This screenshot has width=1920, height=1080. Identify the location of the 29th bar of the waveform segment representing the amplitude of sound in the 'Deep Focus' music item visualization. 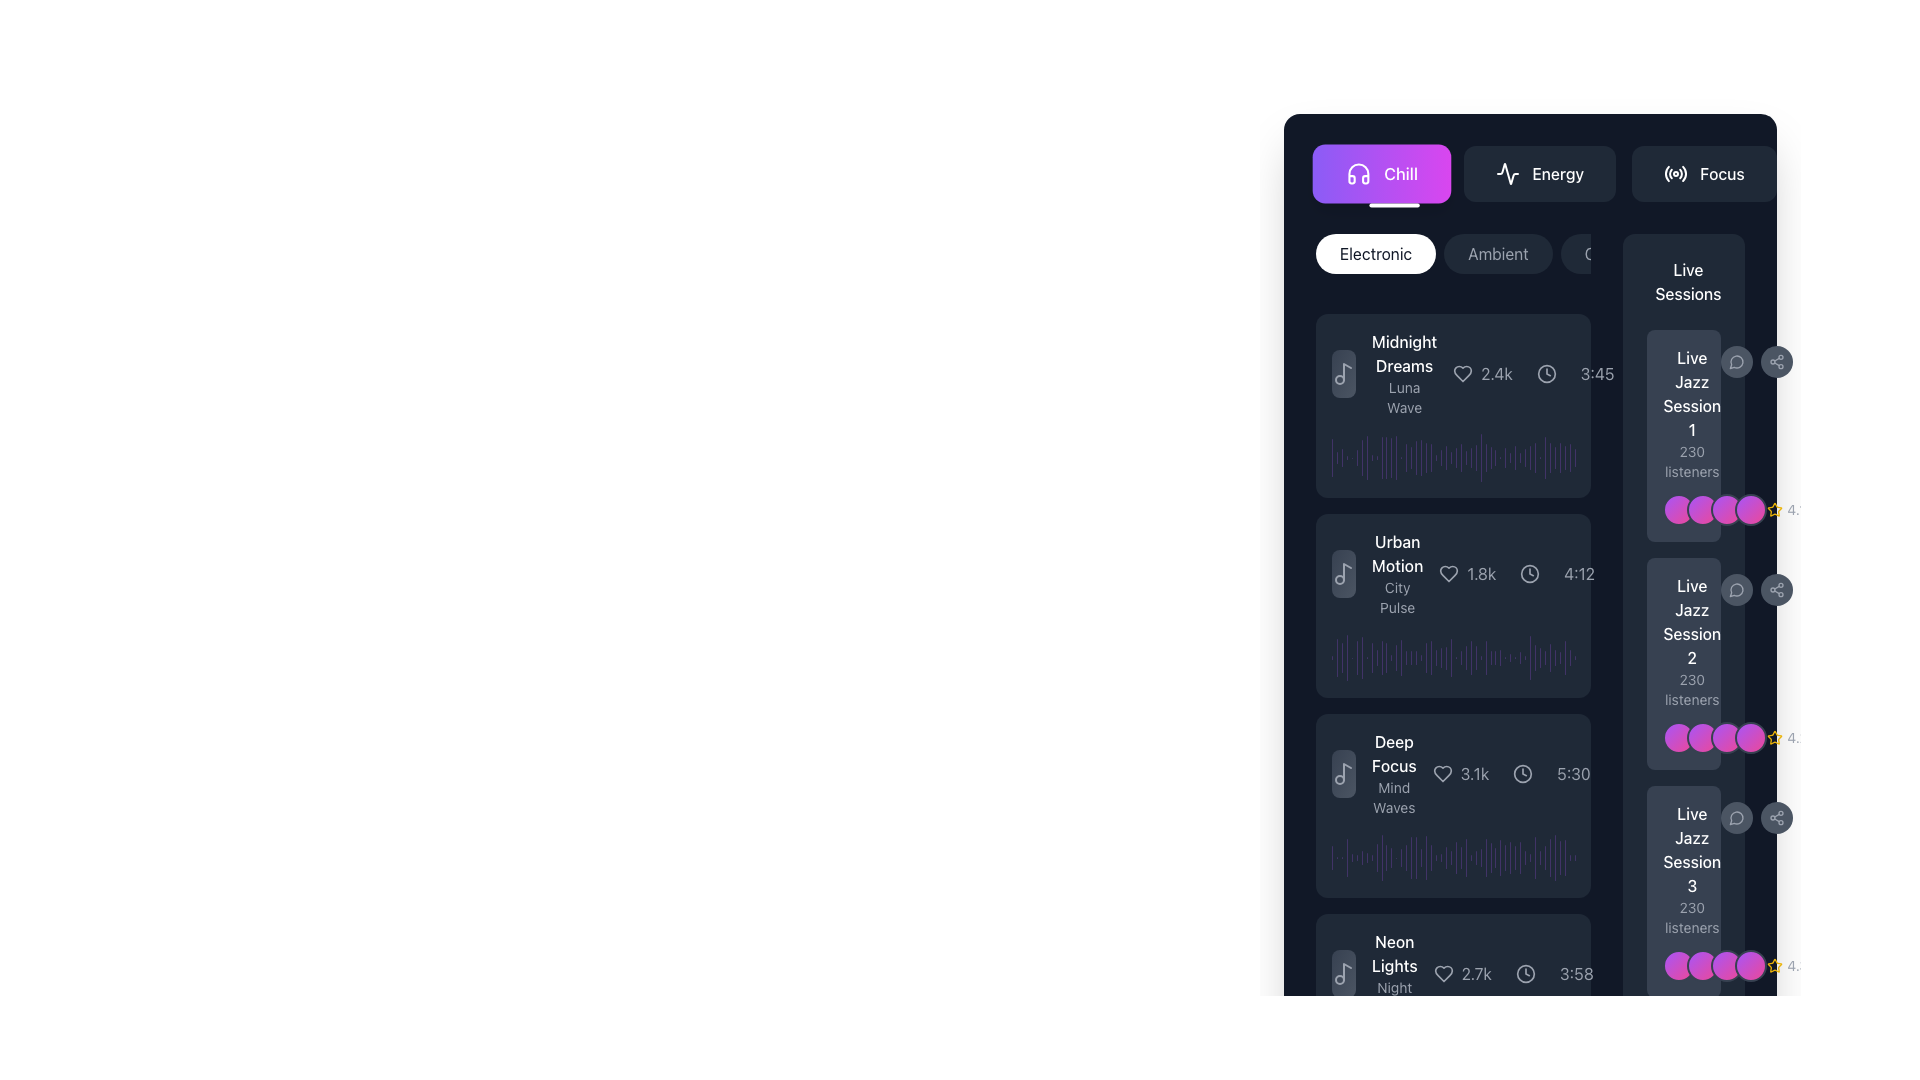
(1466, 856).